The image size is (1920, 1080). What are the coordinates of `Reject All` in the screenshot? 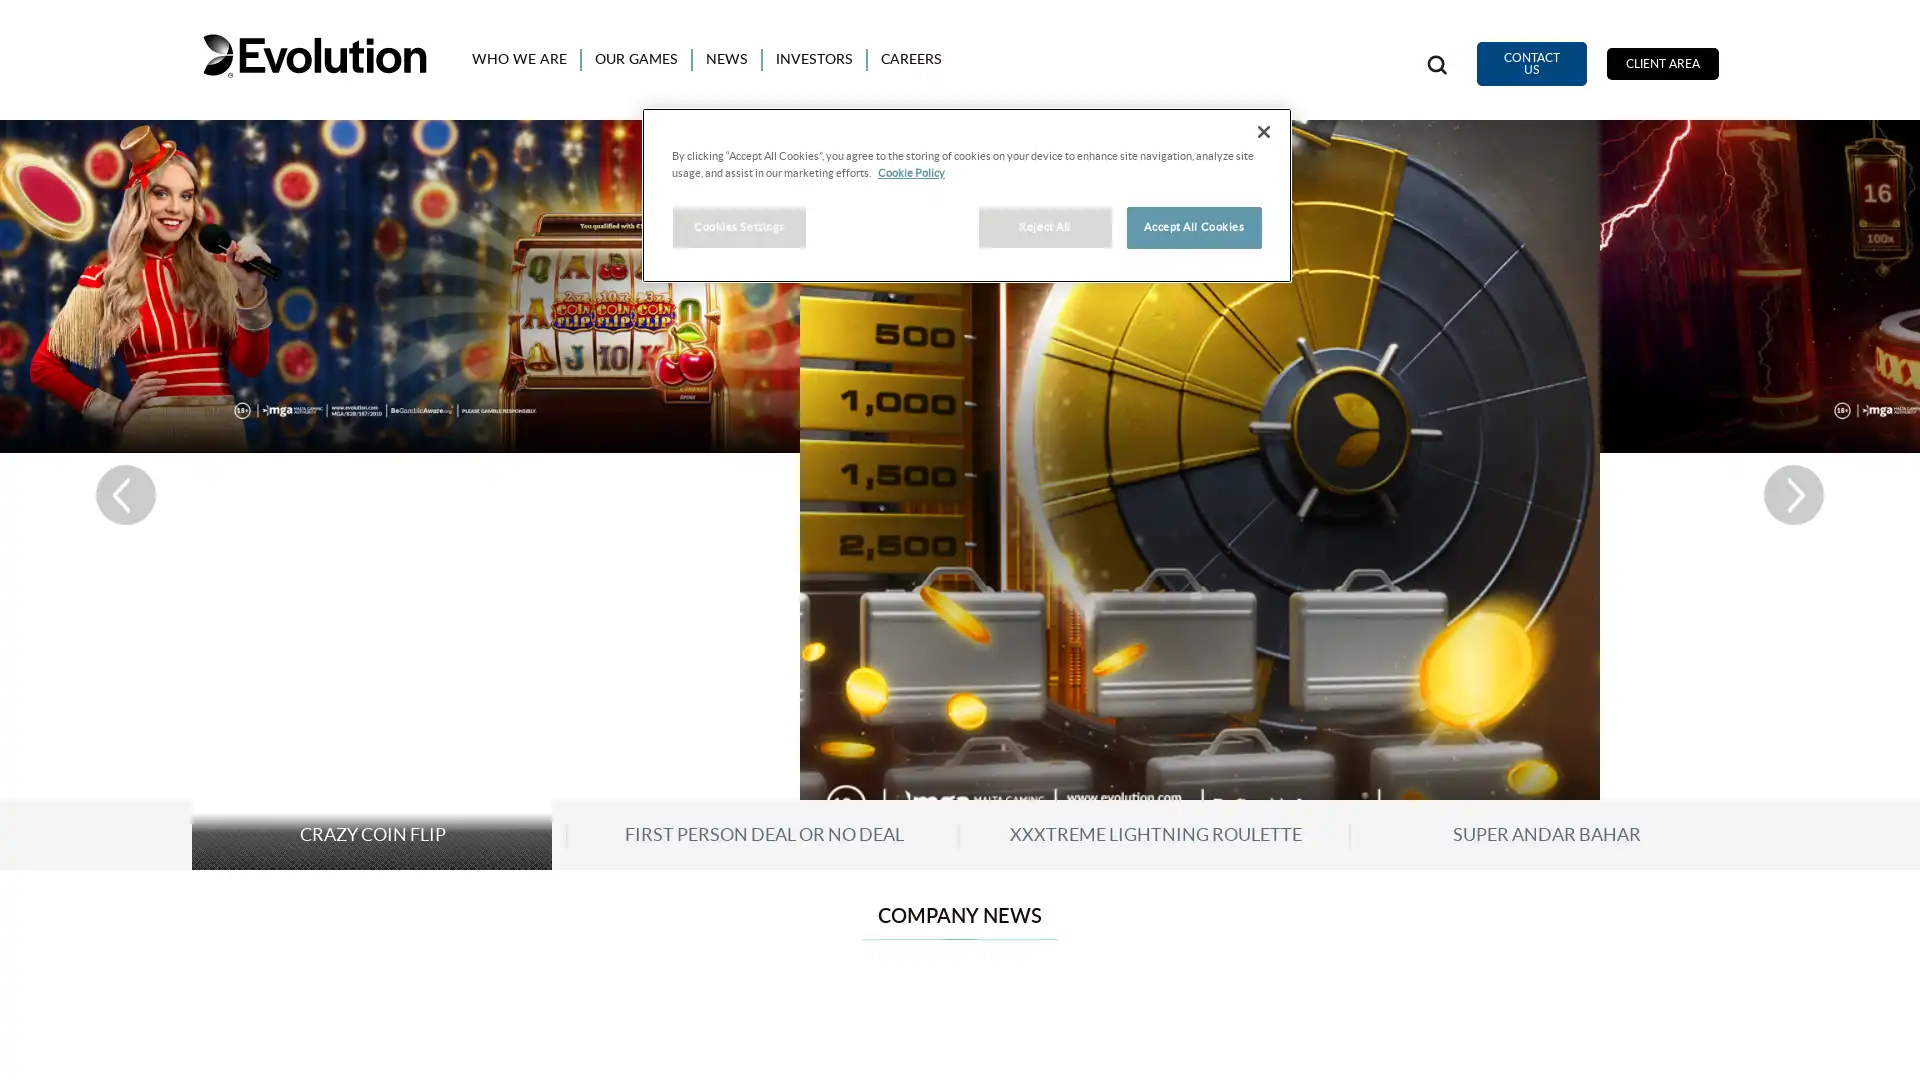 It's located at (1043, 226).